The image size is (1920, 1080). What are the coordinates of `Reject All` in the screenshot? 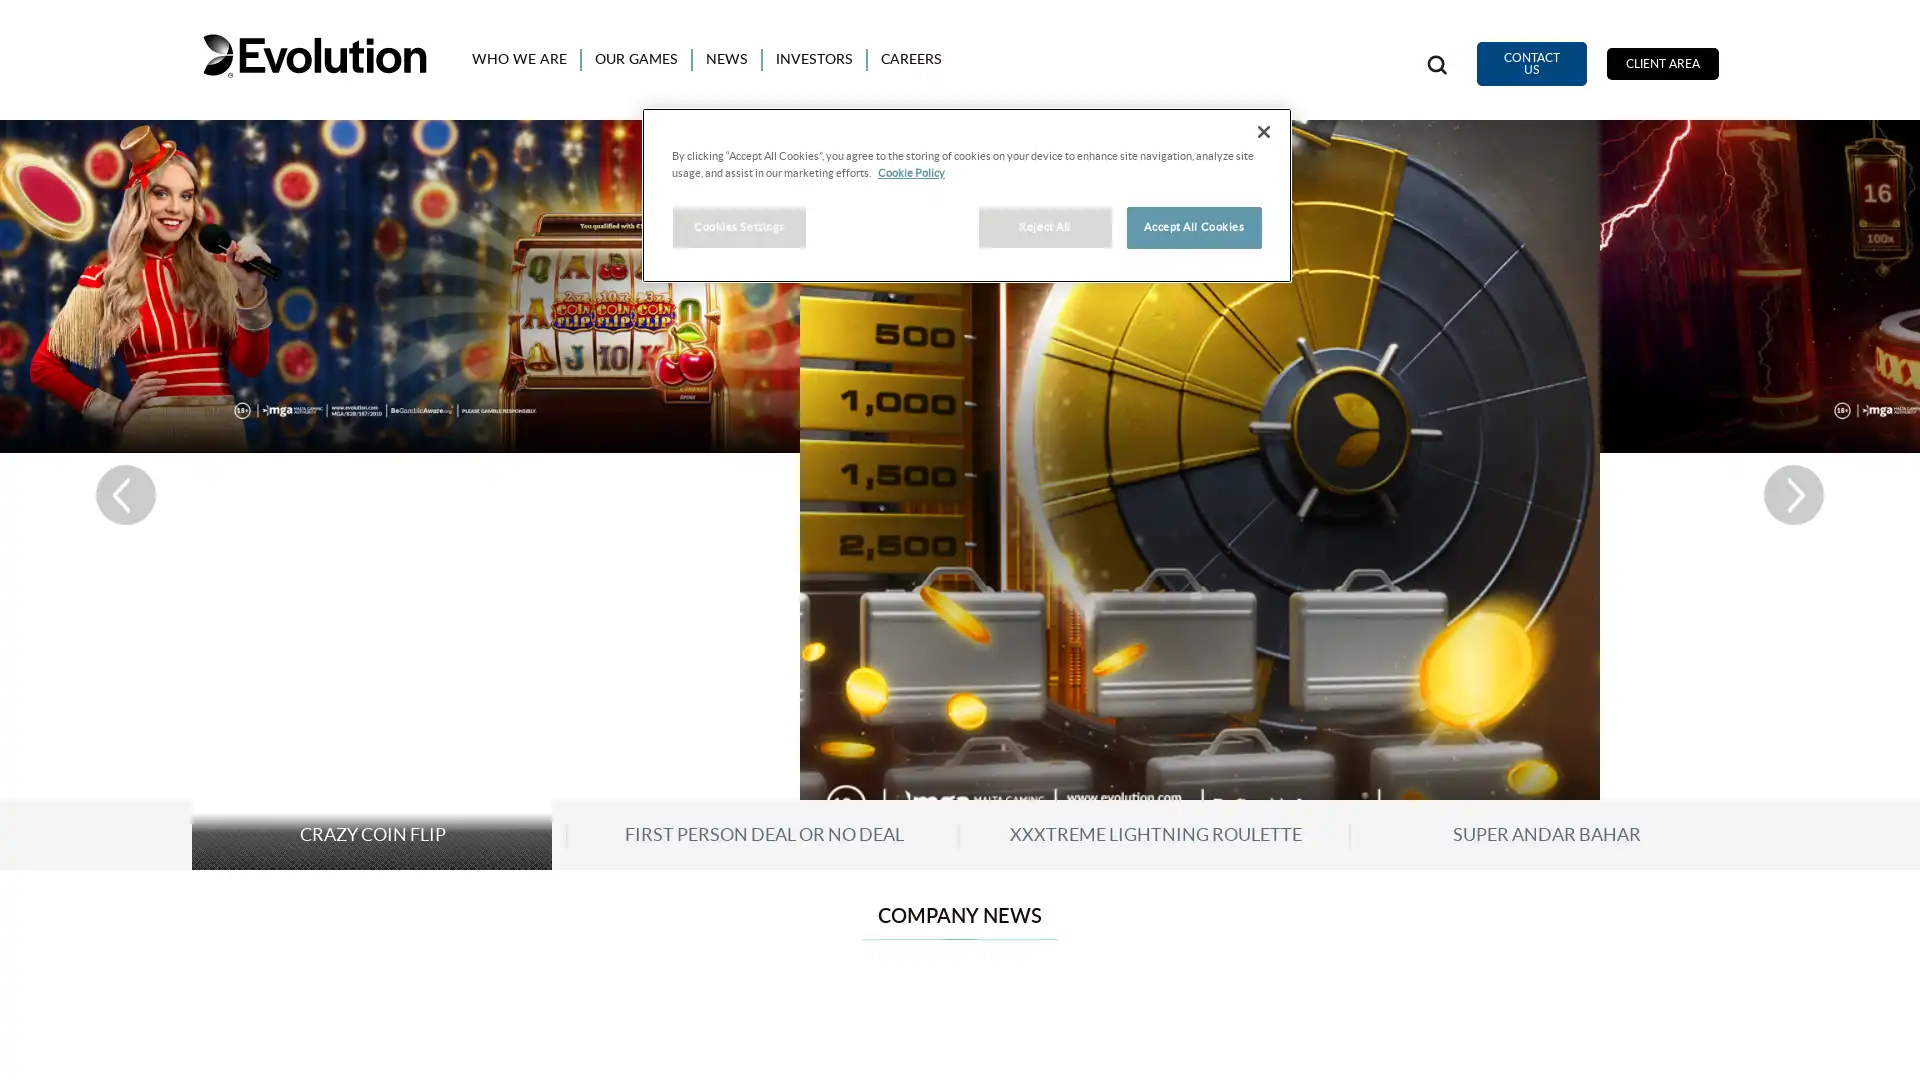 It's located at (1043, 226).